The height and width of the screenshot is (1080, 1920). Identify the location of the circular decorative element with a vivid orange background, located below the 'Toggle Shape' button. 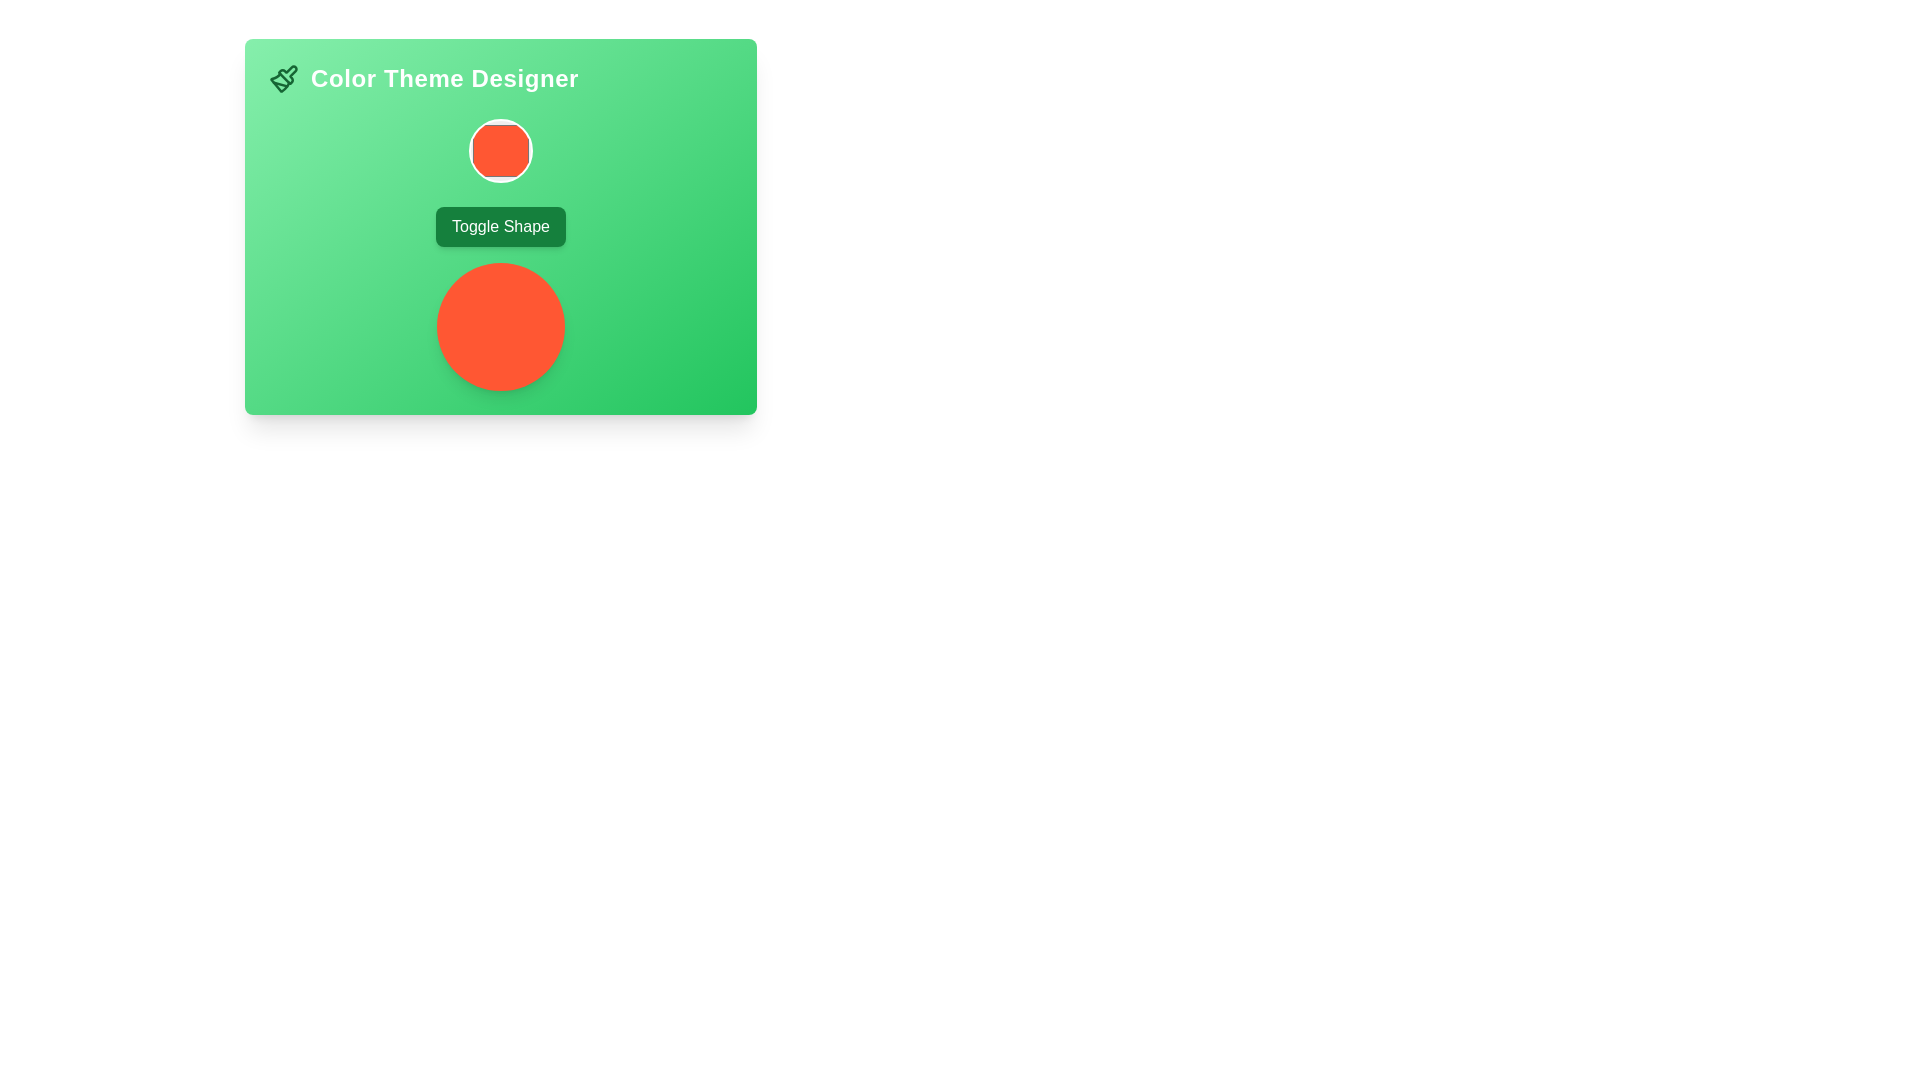
(500, 326).